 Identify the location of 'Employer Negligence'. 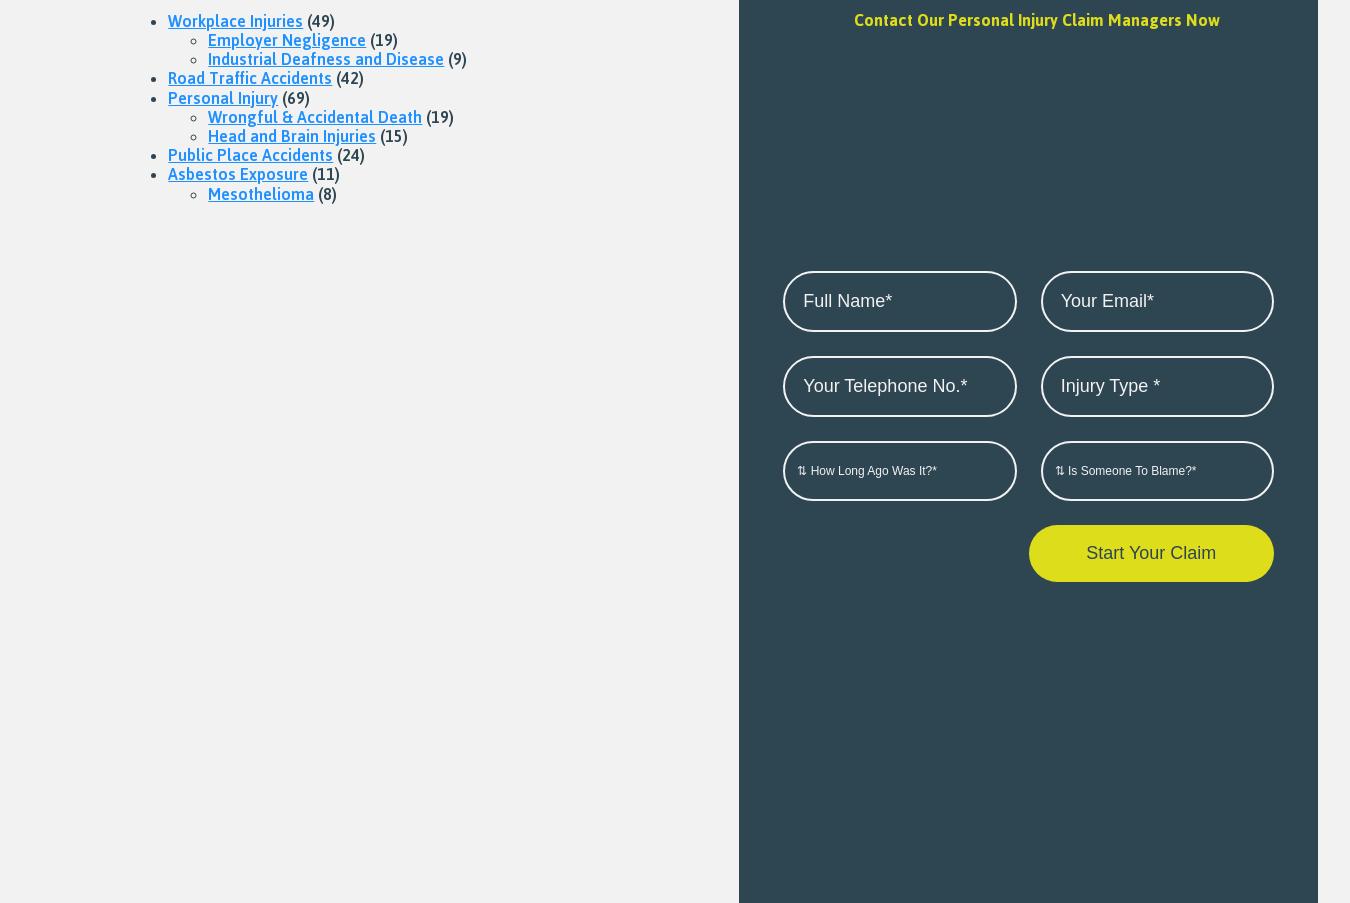
(286, 39).